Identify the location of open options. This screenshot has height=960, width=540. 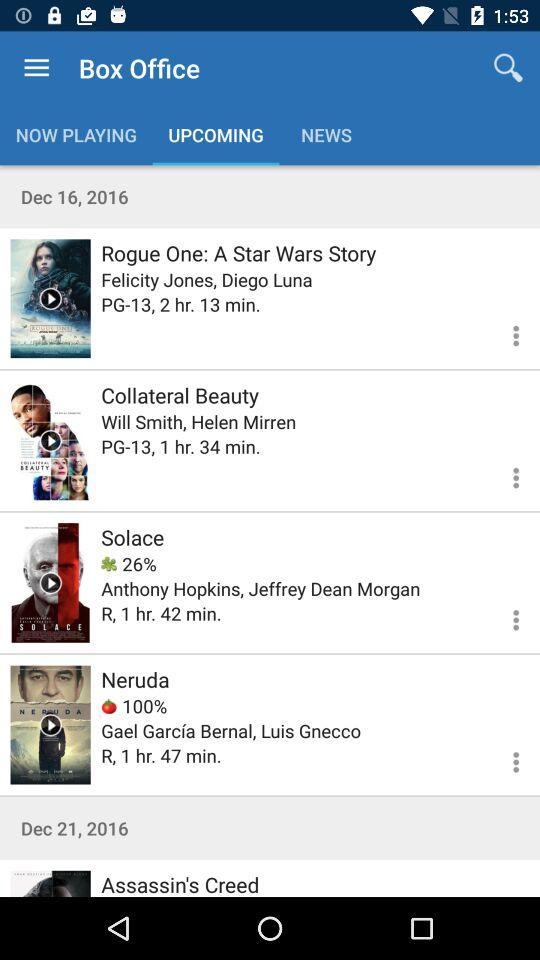
(503, 616).